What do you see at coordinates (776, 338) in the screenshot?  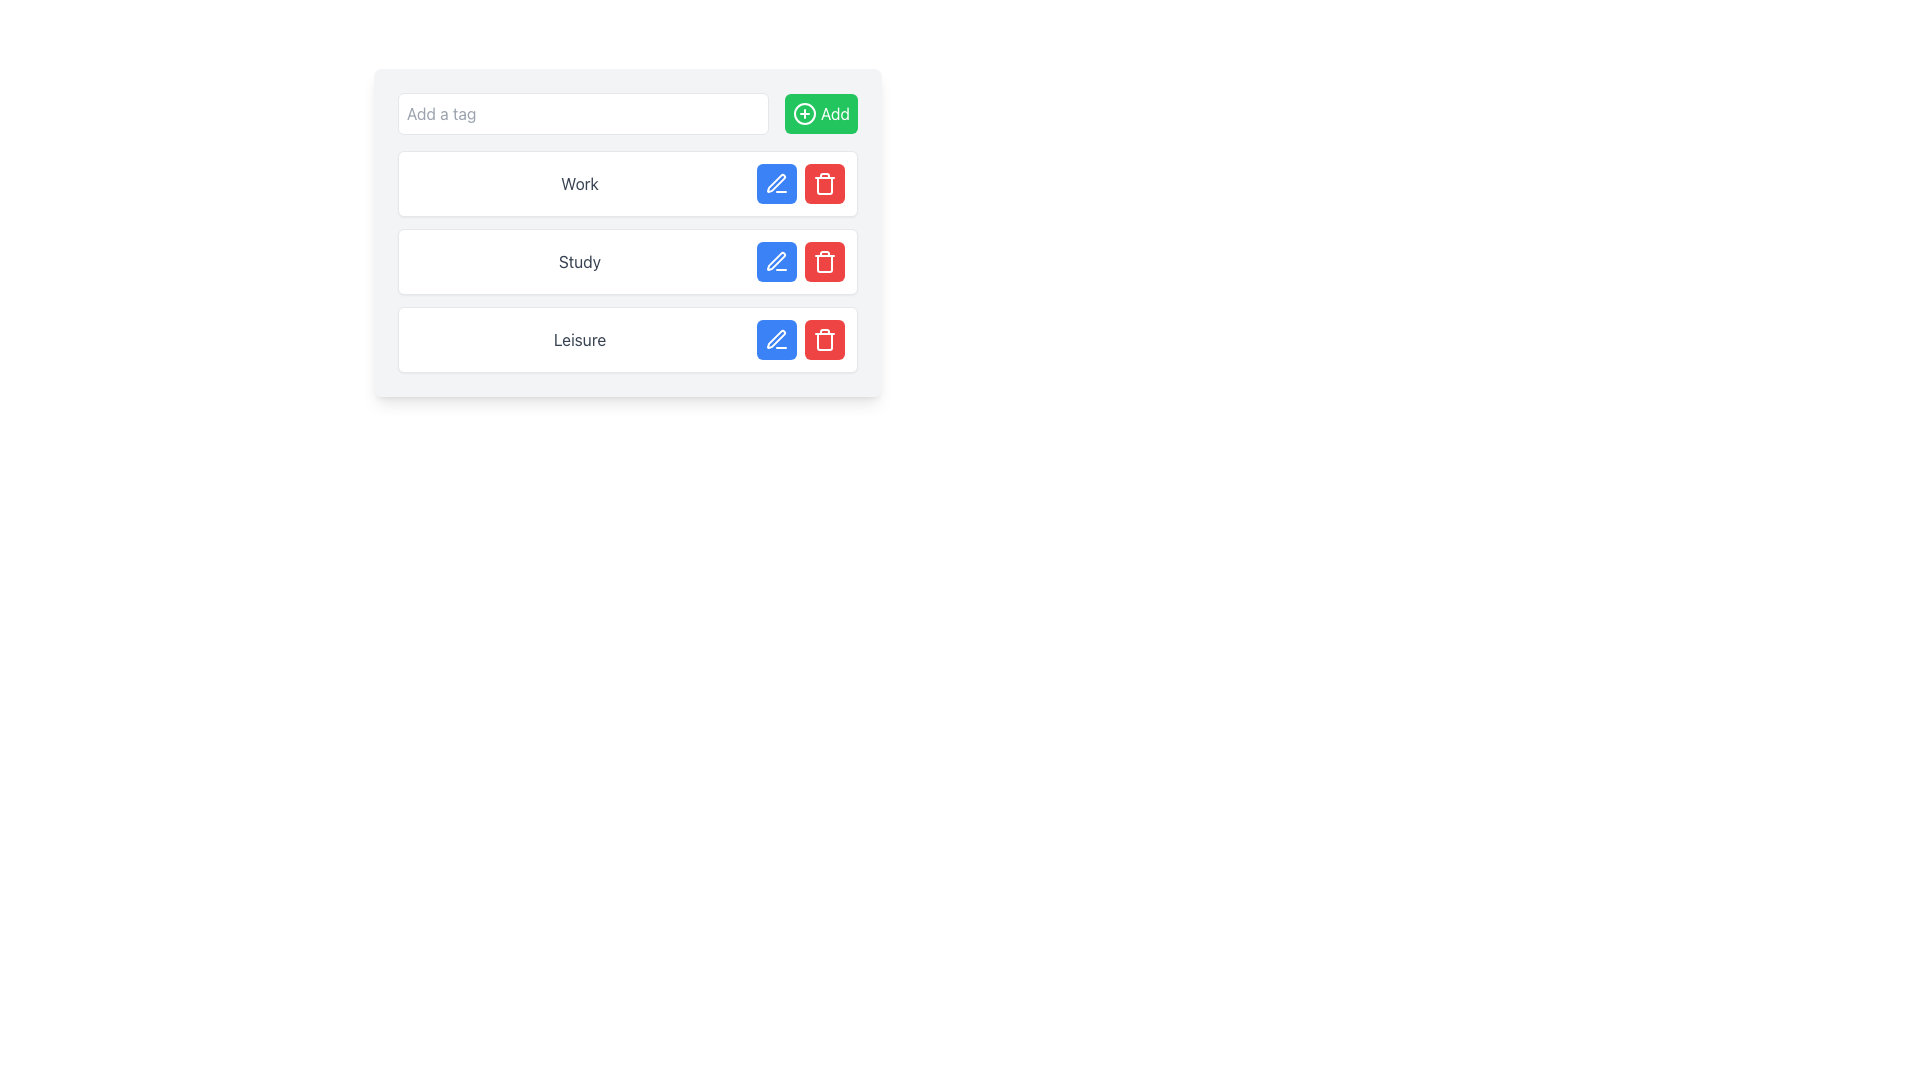 I see `the pen icon button with a blue circular background in the third row of the 'Leisure' list to initiate editing` at bounding box center [776, 338].